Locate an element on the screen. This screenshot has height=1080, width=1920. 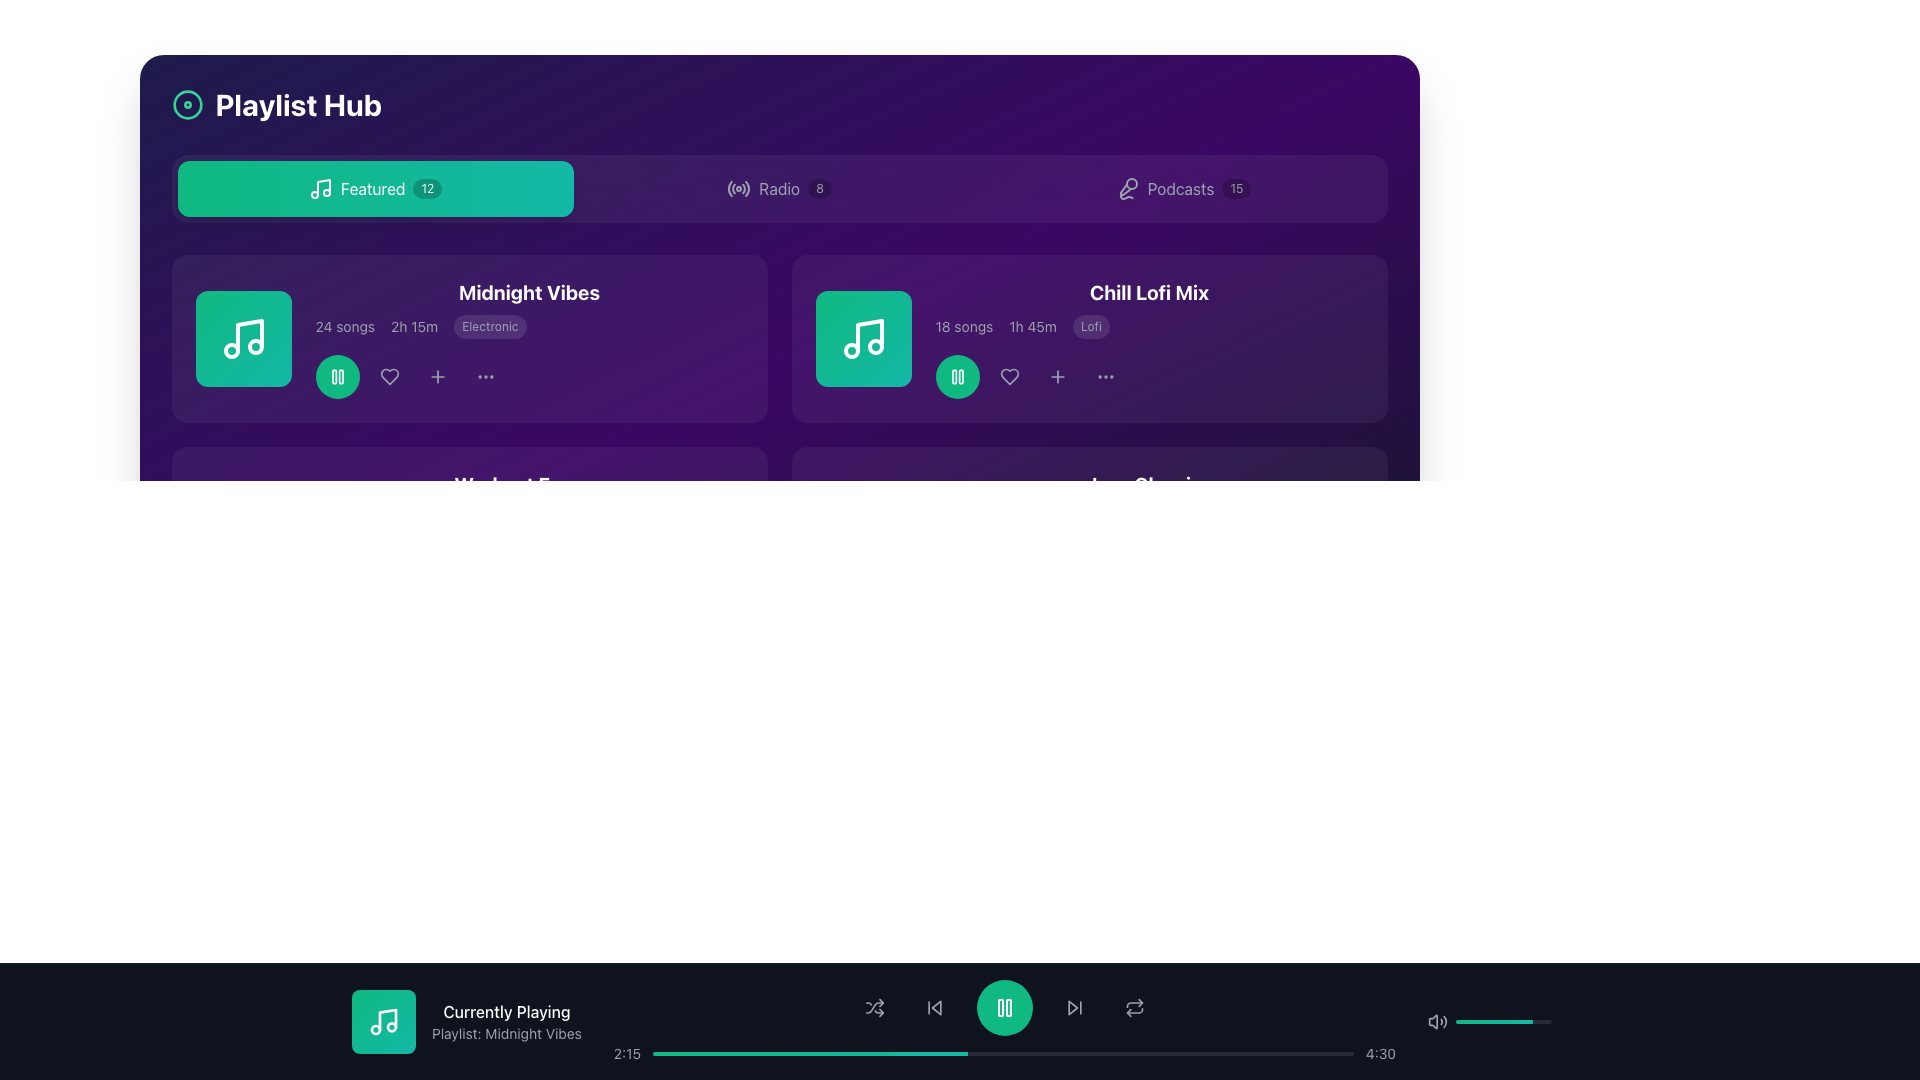
the first button in the navigation bar that has a gradient background from emerald green to teal, displays a music icon, the text 'Featured' in white, and a badge with the number '12' on the right is located at coordinates (375, 189).